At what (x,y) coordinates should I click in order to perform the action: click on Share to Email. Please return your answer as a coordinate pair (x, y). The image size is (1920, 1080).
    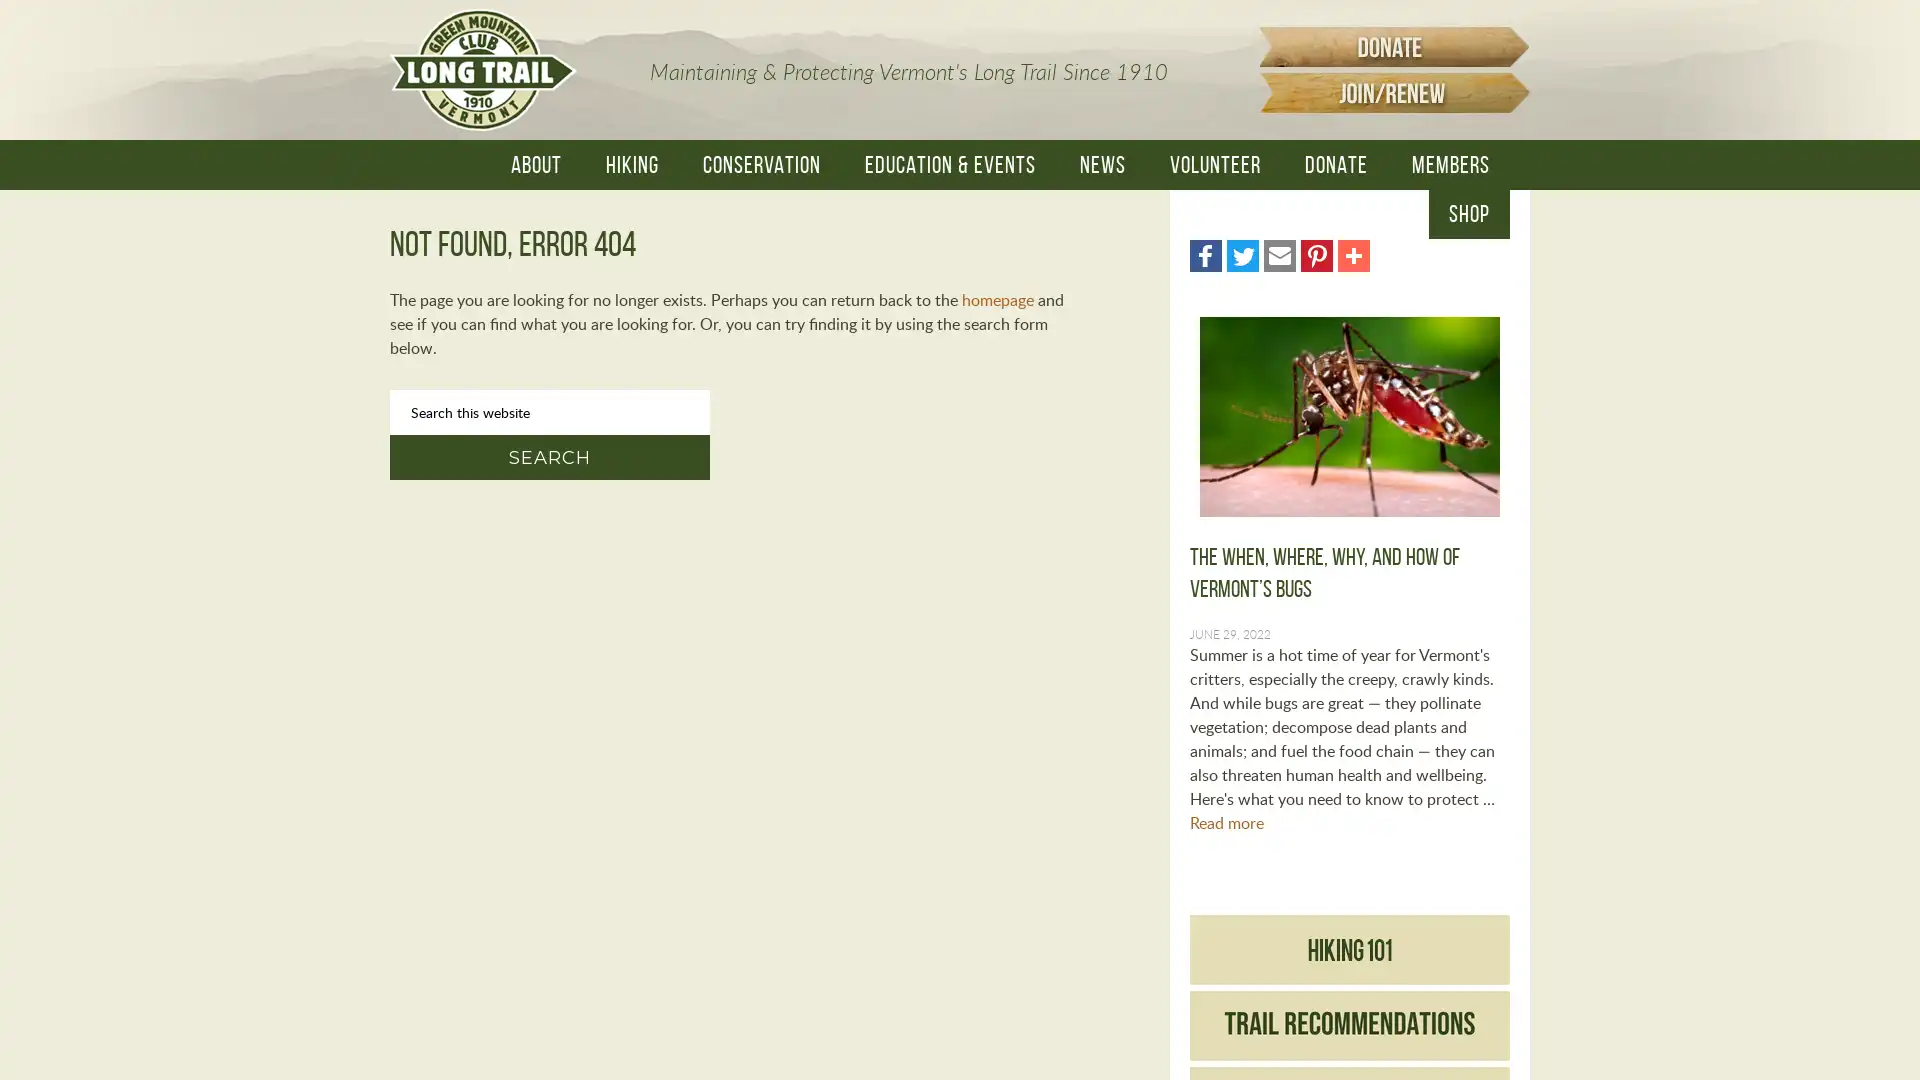
    Looking at the image, I should click on (1280, 254).